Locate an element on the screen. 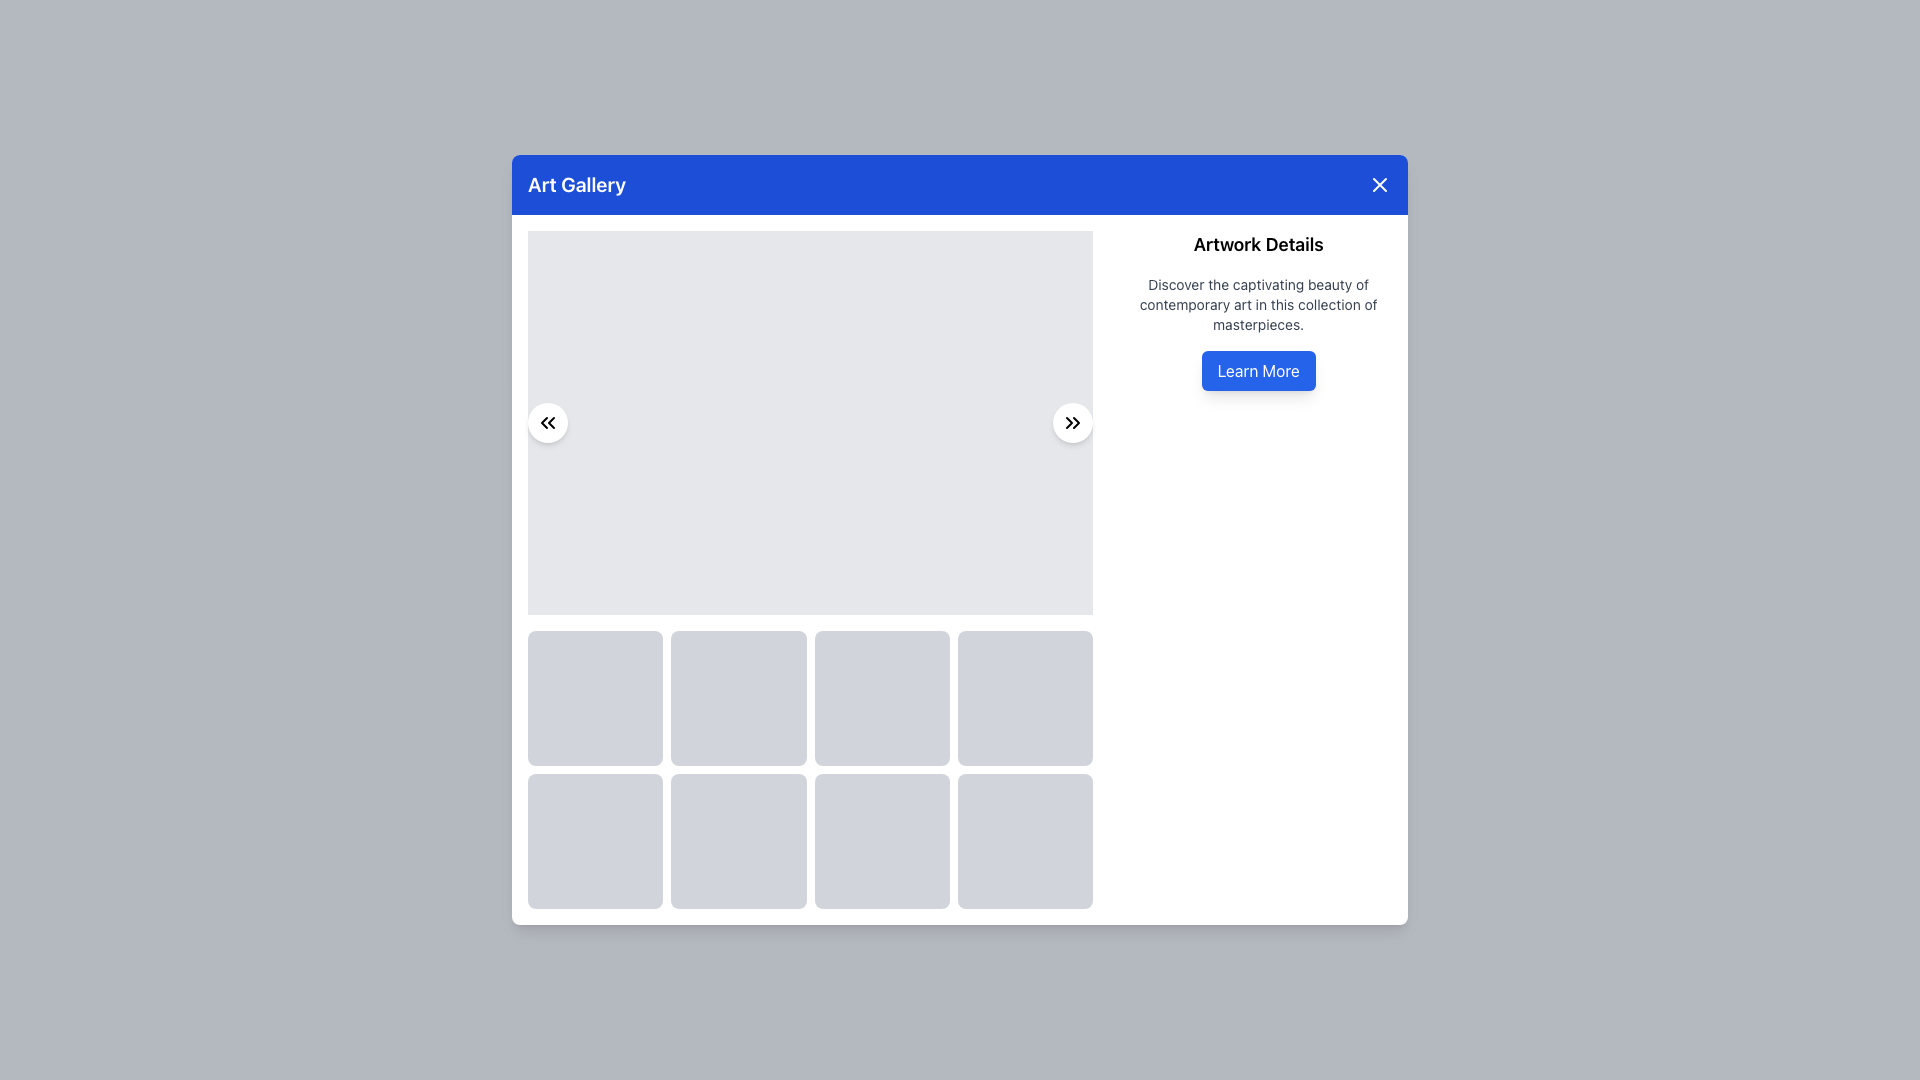  the square-shaped box with a light gray background and rounded corners located in the first column of the second row of the grid layout is located at coordinates (594, 841).